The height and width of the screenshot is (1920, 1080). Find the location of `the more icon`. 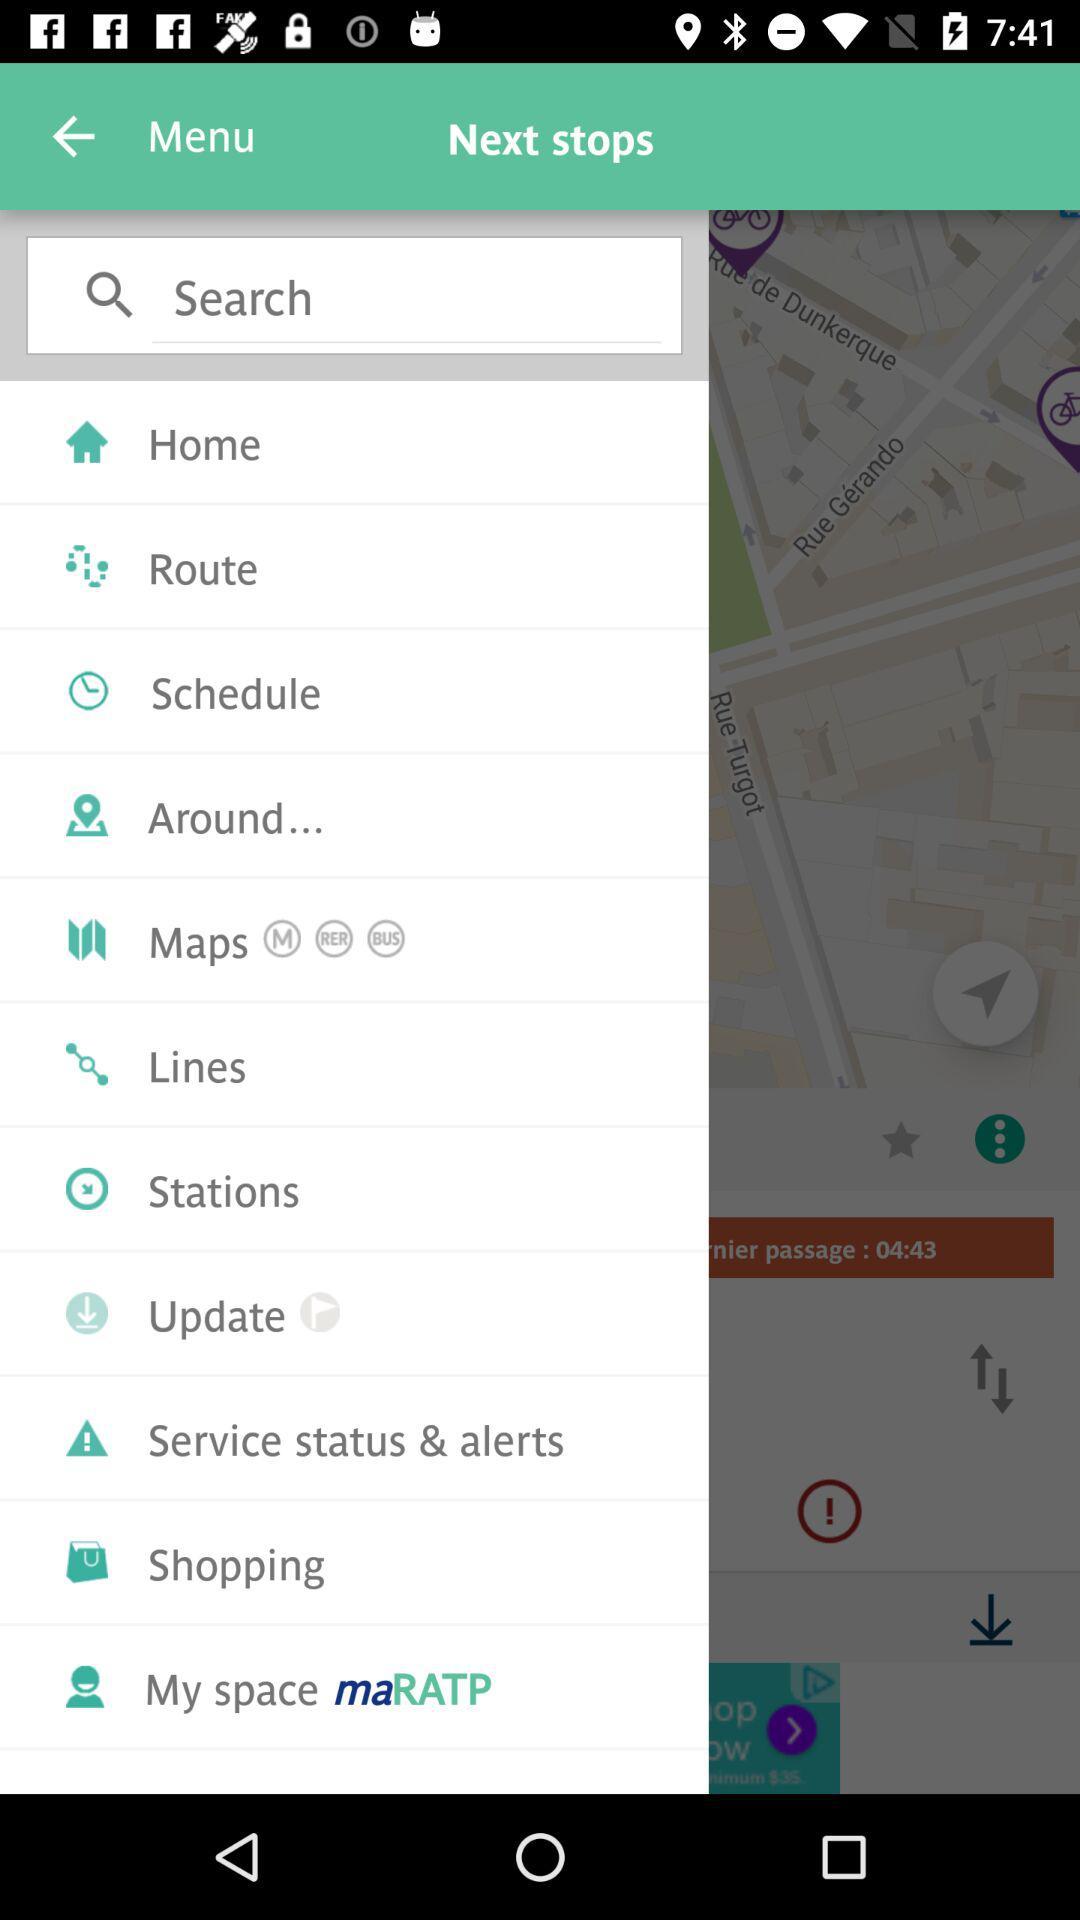

the more icon is located at coordinates (1000, 1139).